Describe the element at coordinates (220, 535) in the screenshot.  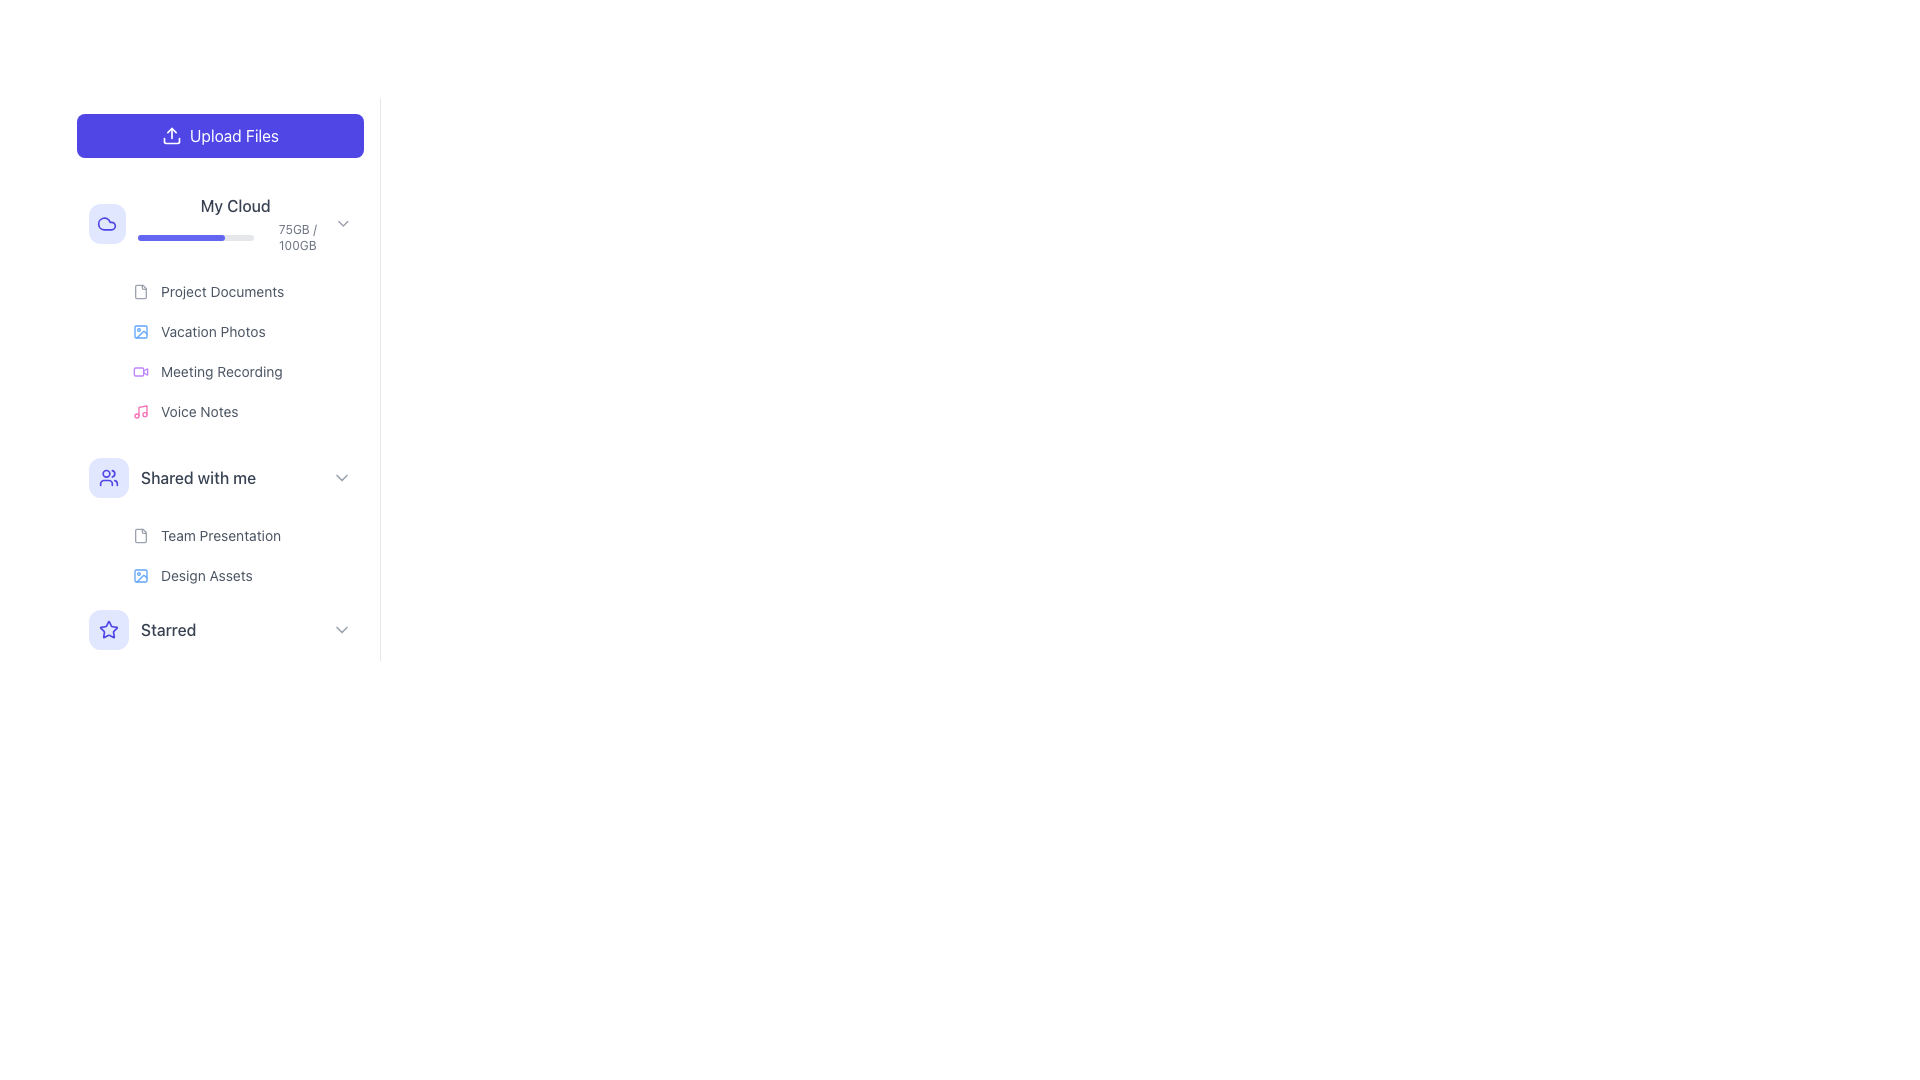
I see `the text label displaying 'Team Presentation' in gray font located in the sidebar under 'Shared with me'` at that location.